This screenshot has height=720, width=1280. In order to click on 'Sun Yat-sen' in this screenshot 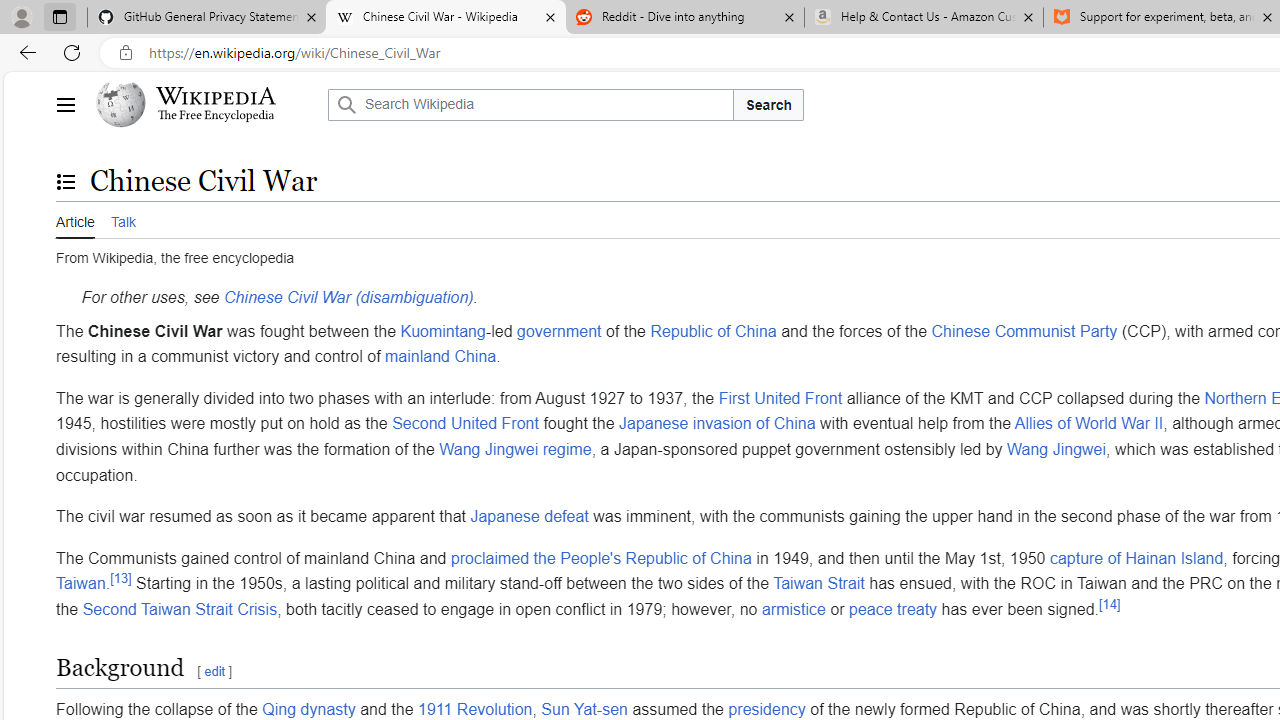, I will do `click(583, 707)`.